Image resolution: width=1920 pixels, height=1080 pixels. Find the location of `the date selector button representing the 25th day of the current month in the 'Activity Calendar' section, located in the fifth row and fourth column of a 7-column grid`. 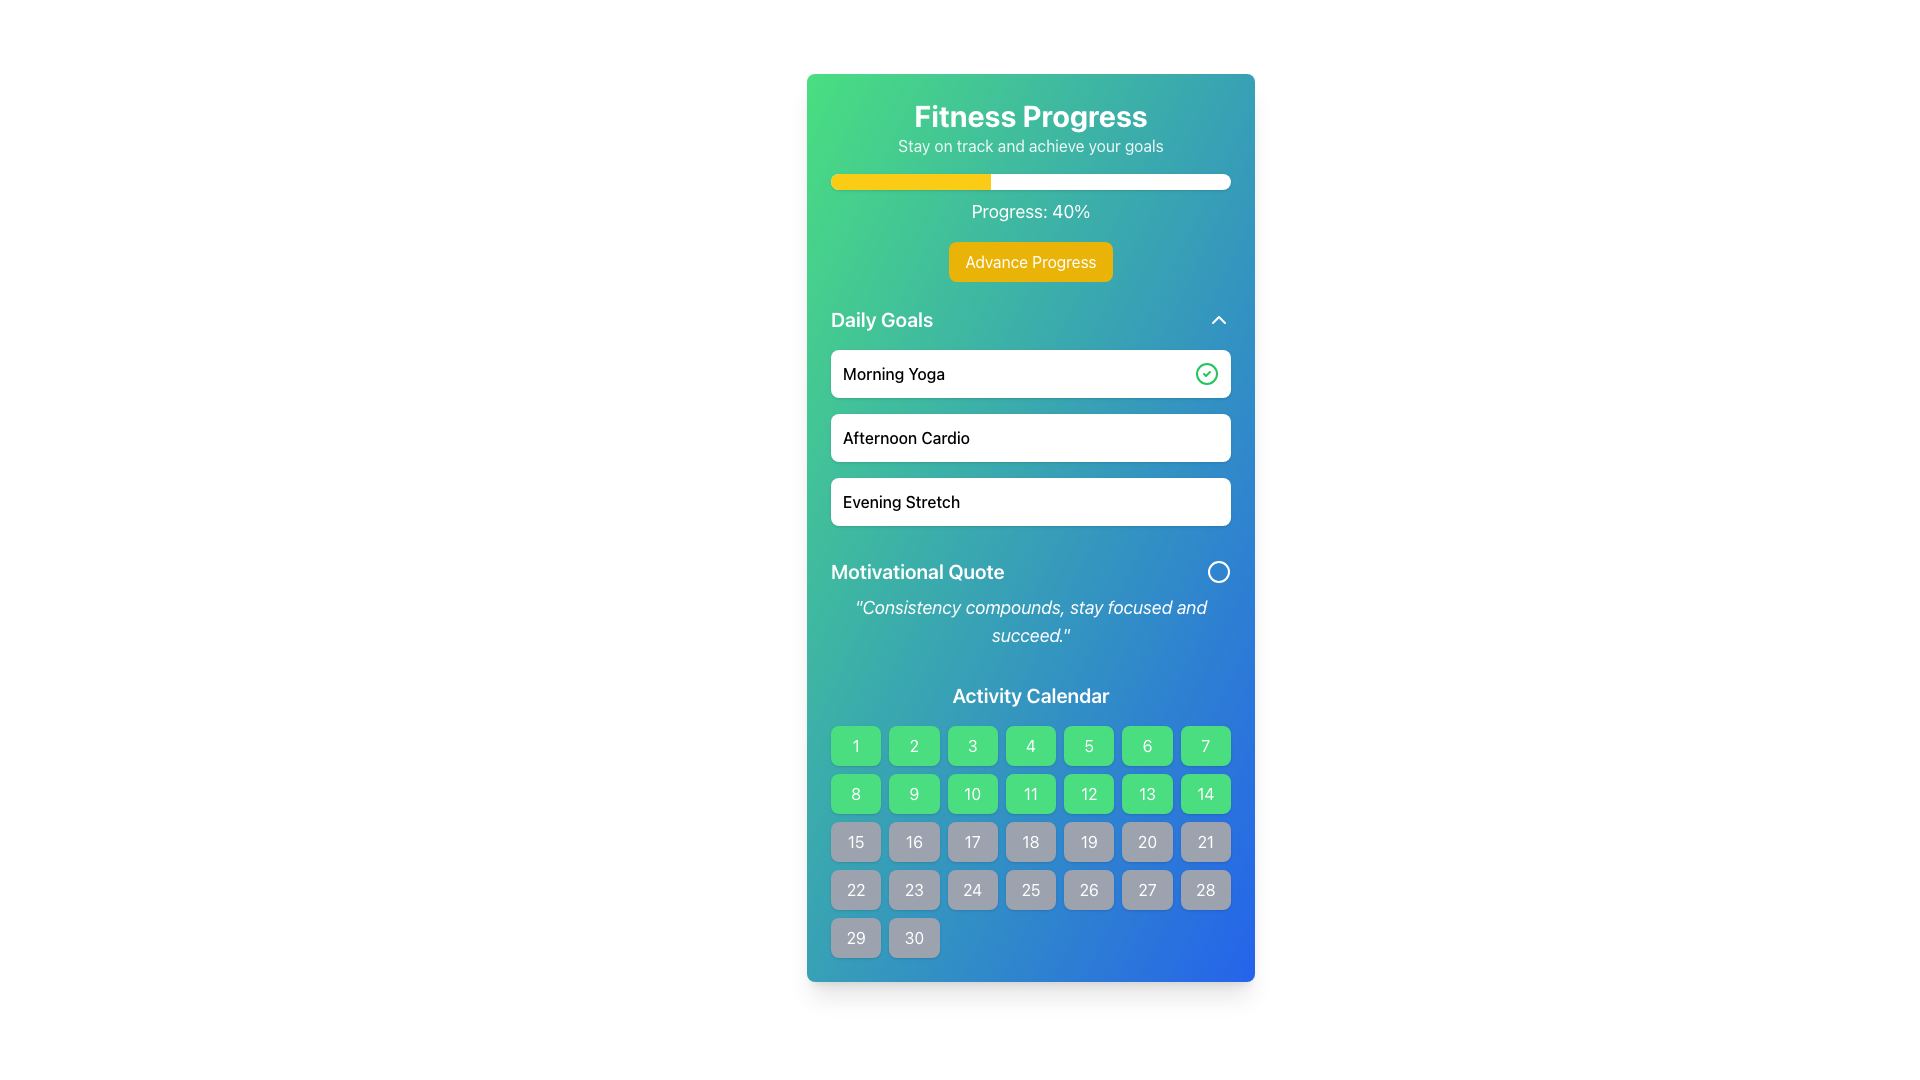

the date selector button representing the 25th day of the current month in the 'Activity Calendar' section, located in the fifth row and fourth column of a 7-column grid is located at coordinates (1030, 889).